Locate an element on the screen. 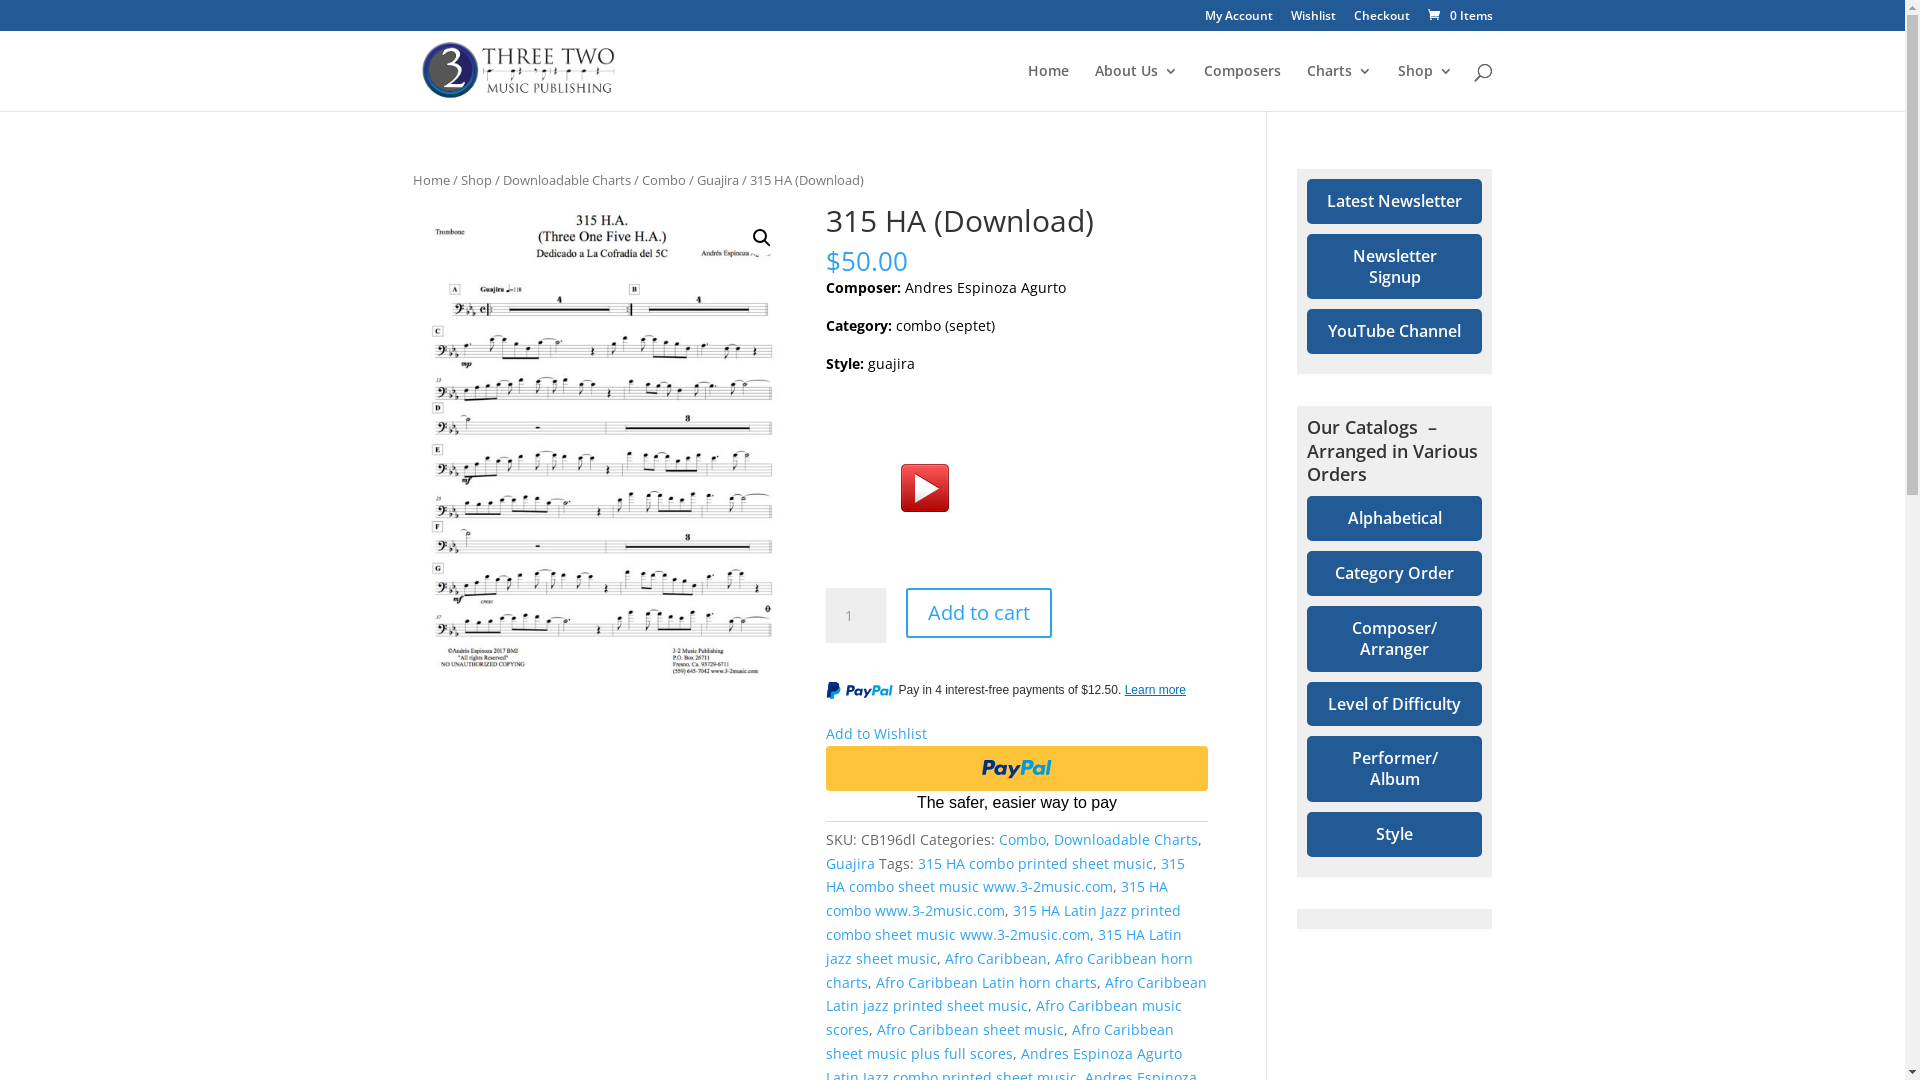 The width and height of the screenshot is (1920, 1080). 'YouTube Channel' is located at coordinates (1306, 330).